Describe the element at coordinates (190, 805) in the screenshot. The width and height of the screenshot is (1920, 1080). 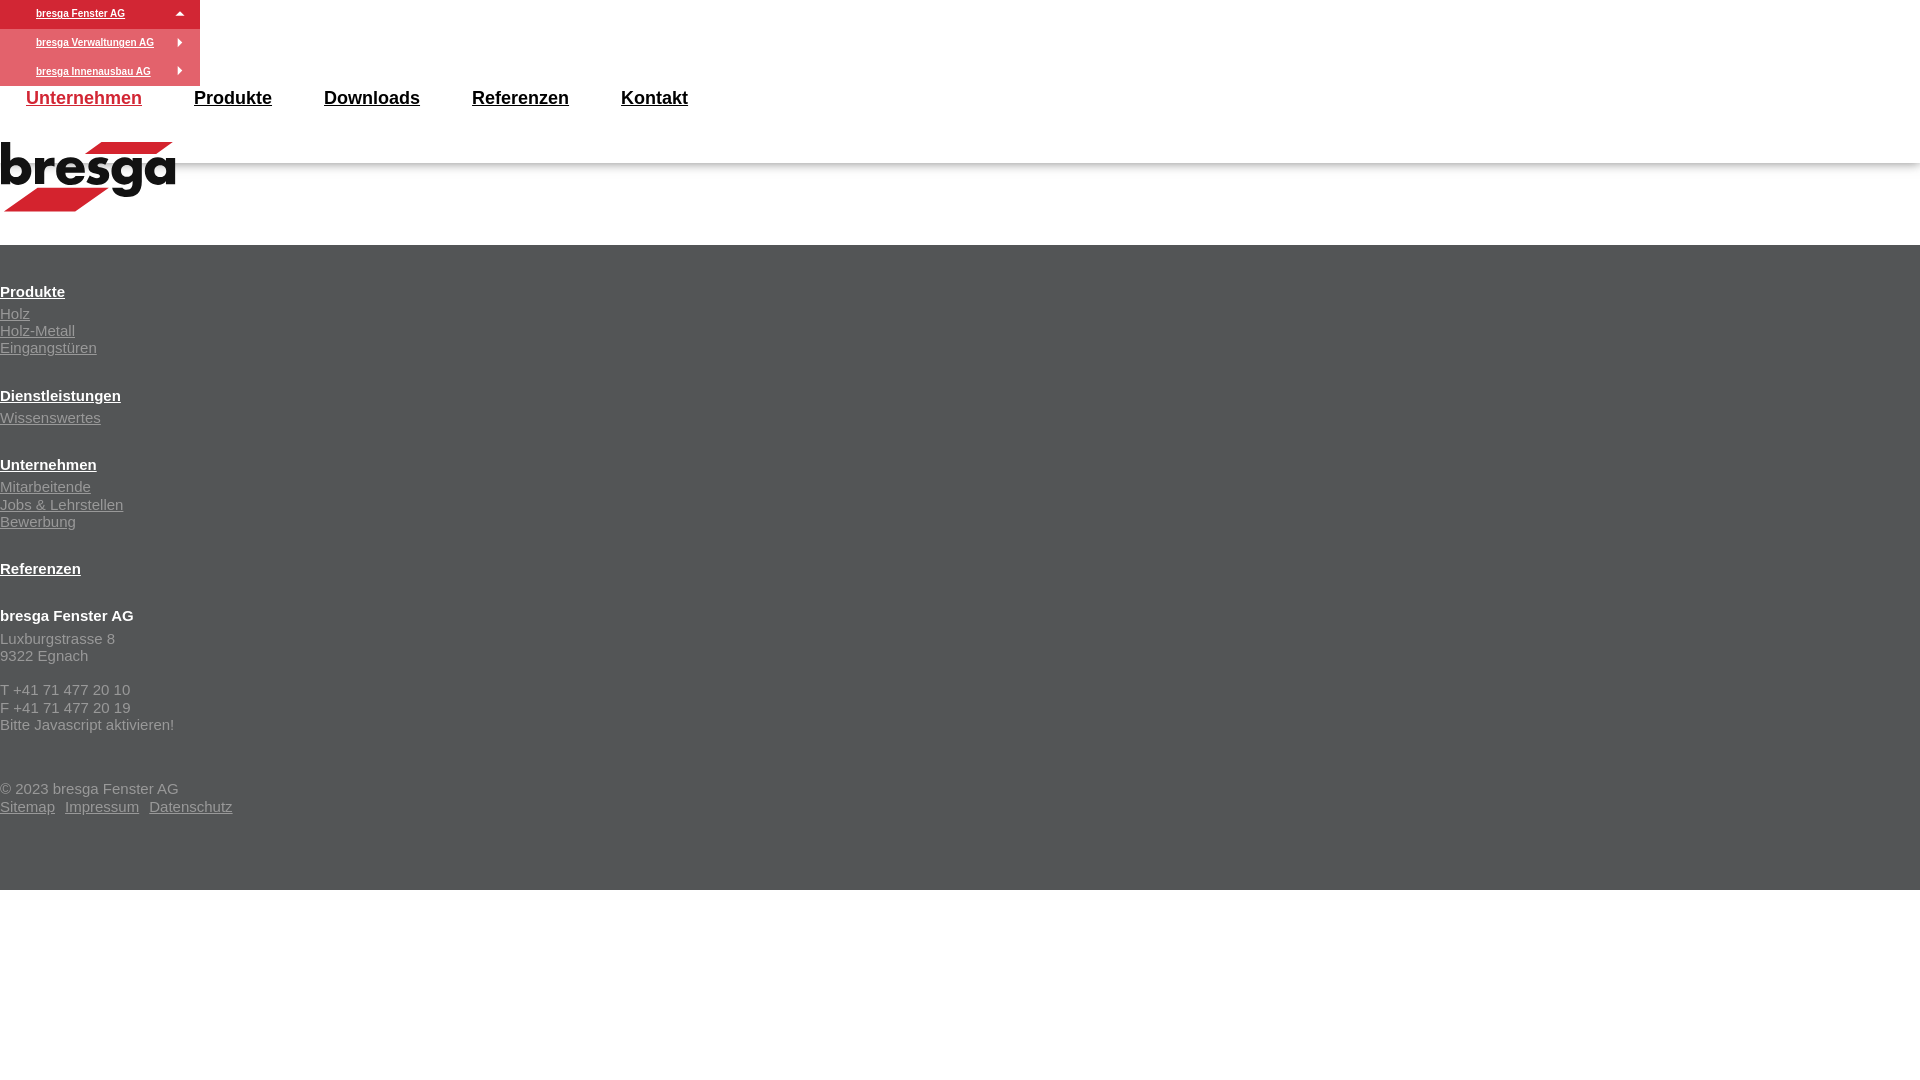
I see `'Datenschutz'` at that location.